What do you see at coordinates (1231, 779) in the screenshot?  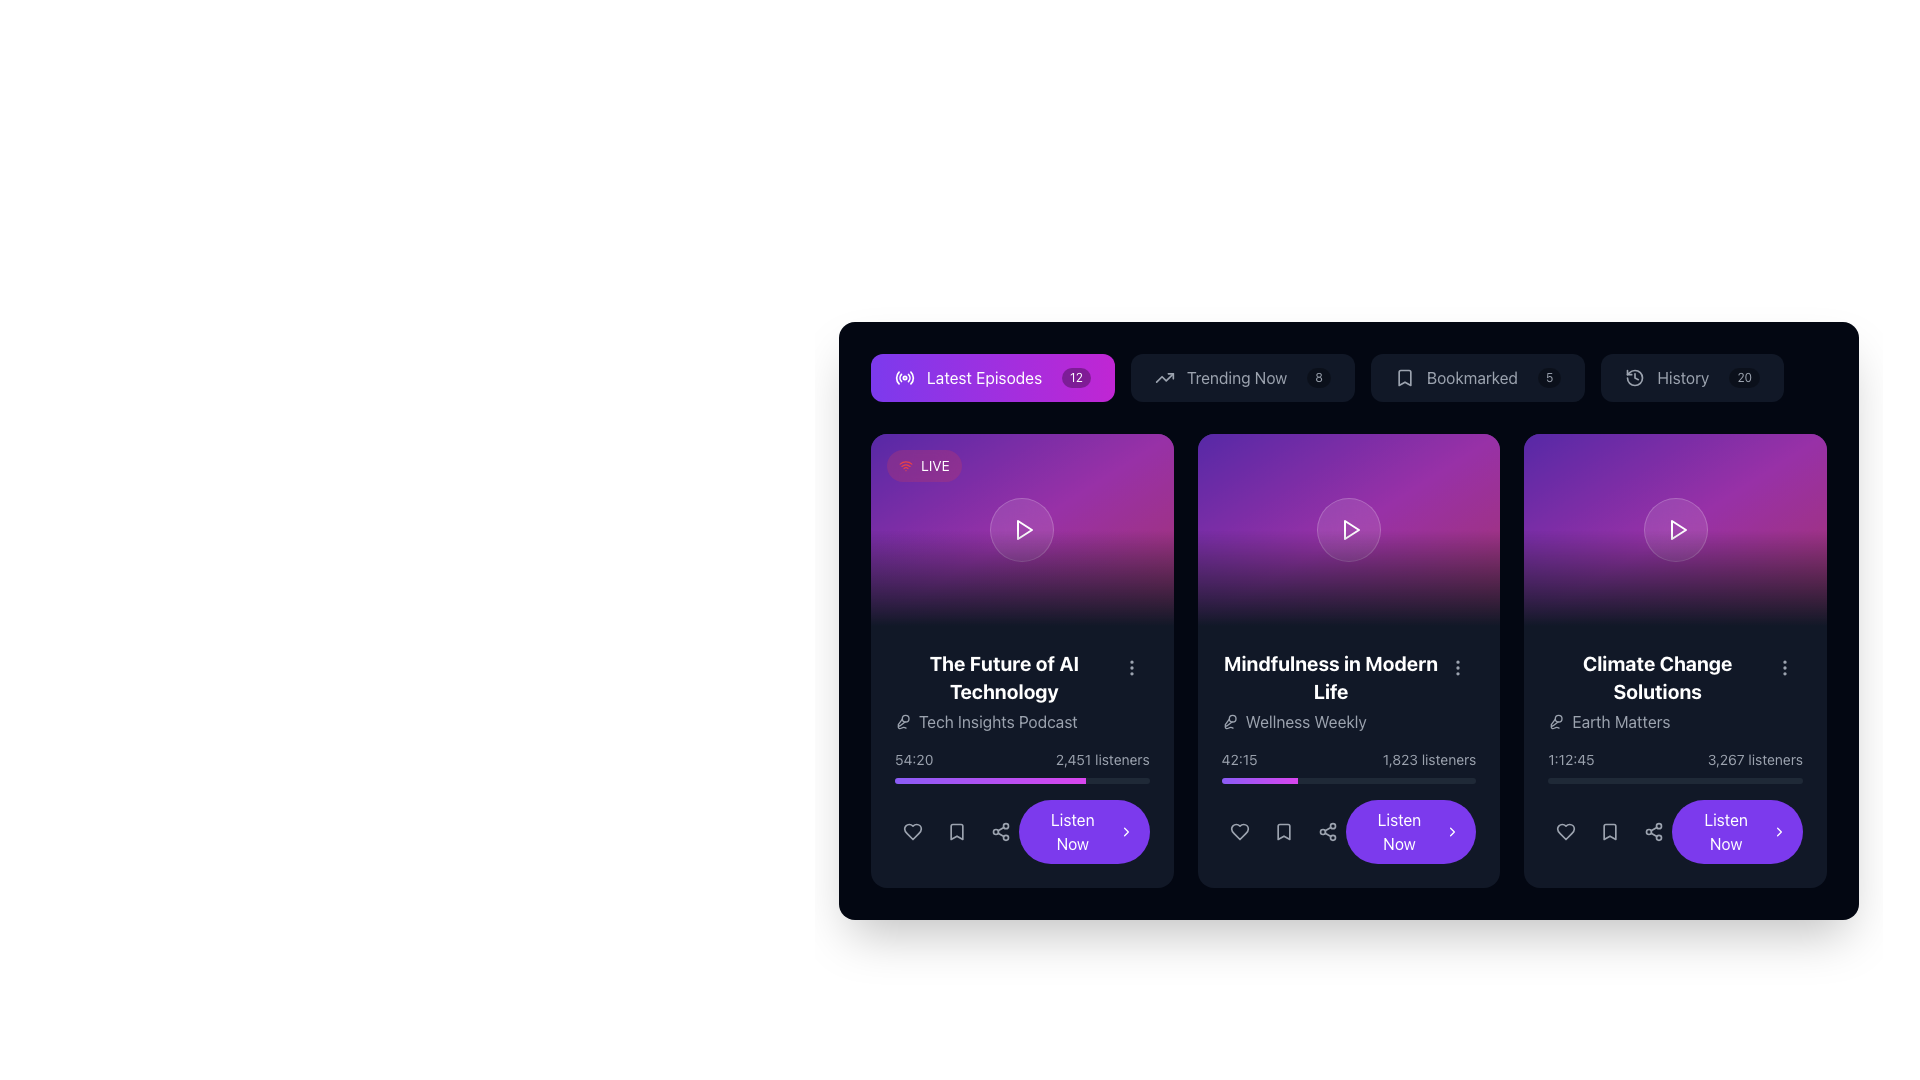 I see `progress` at bounding box center [1231, 779].